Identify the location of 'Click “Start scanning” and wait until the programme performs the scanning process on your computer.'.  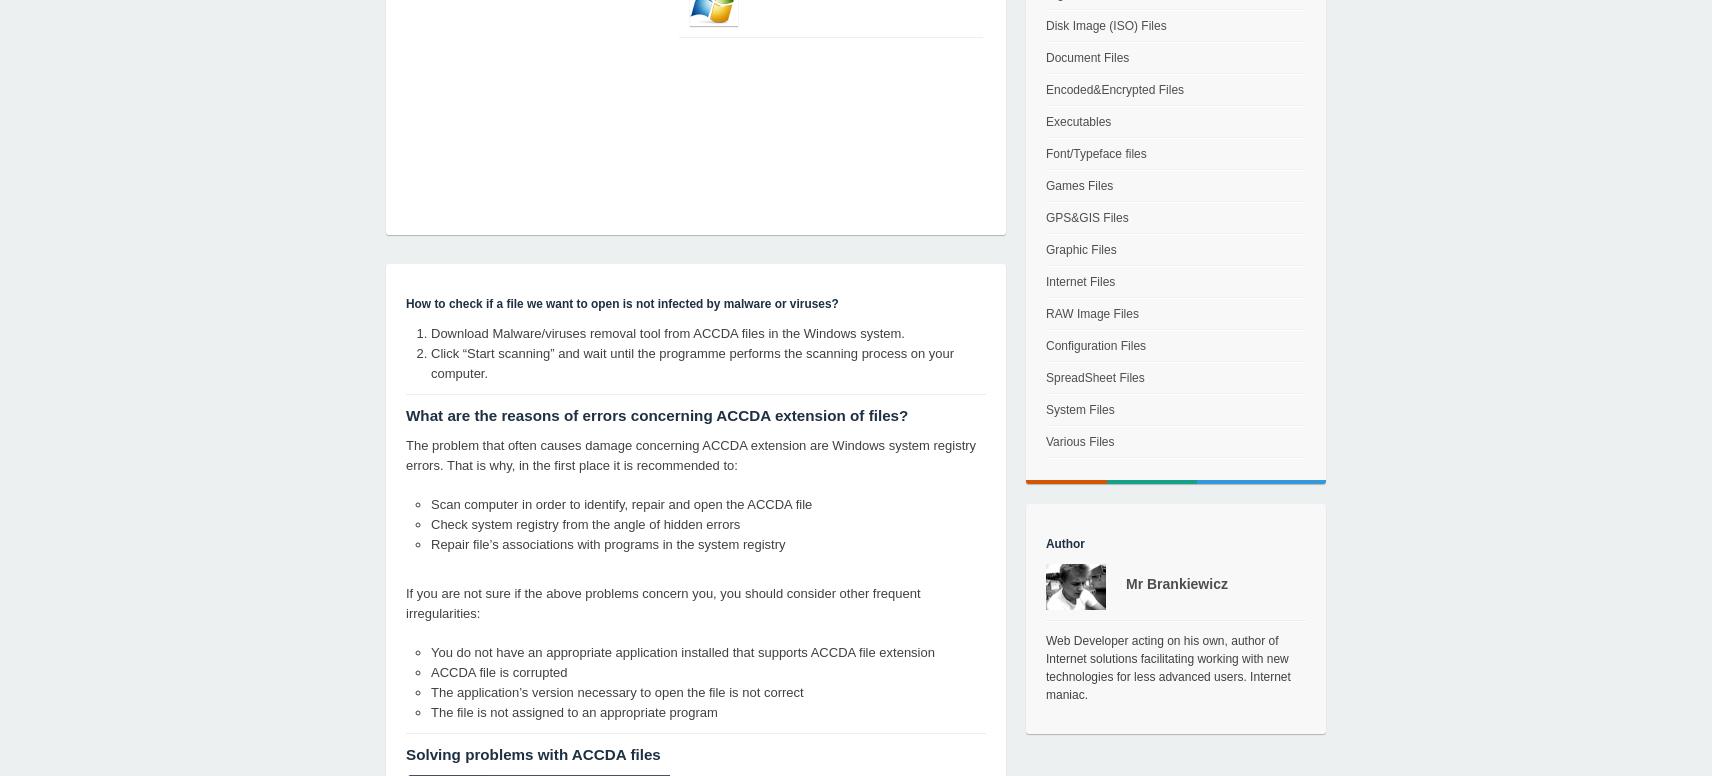
(692, 362).